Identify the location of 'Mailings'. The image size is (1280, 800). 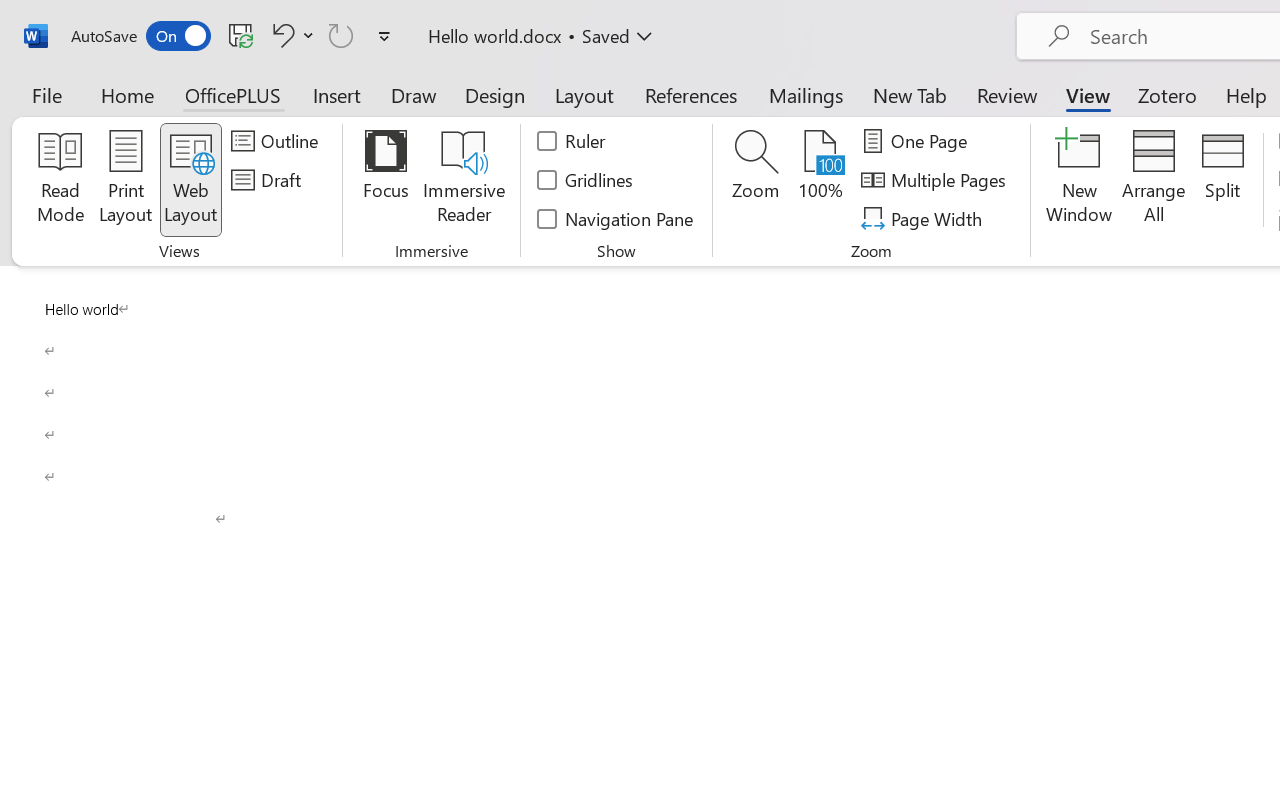
(806, 94).